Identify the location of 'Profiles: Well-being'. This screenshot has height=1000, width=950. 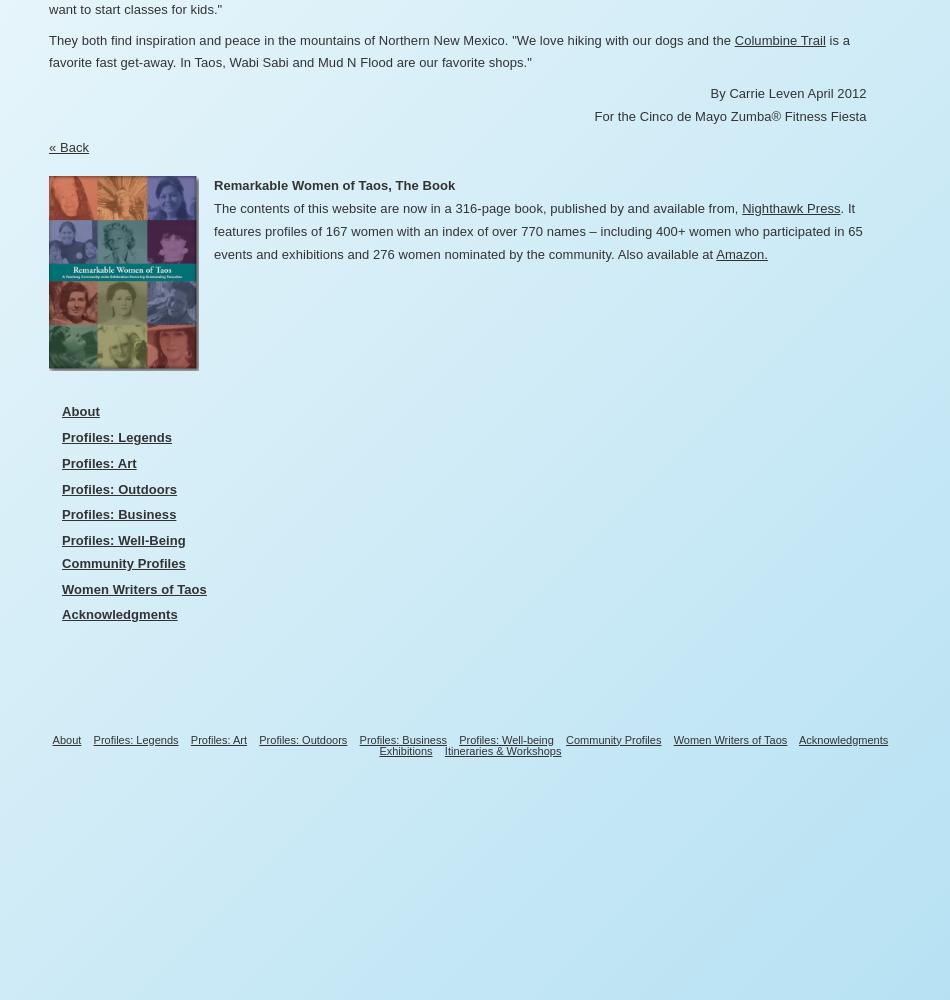
(458, 738).